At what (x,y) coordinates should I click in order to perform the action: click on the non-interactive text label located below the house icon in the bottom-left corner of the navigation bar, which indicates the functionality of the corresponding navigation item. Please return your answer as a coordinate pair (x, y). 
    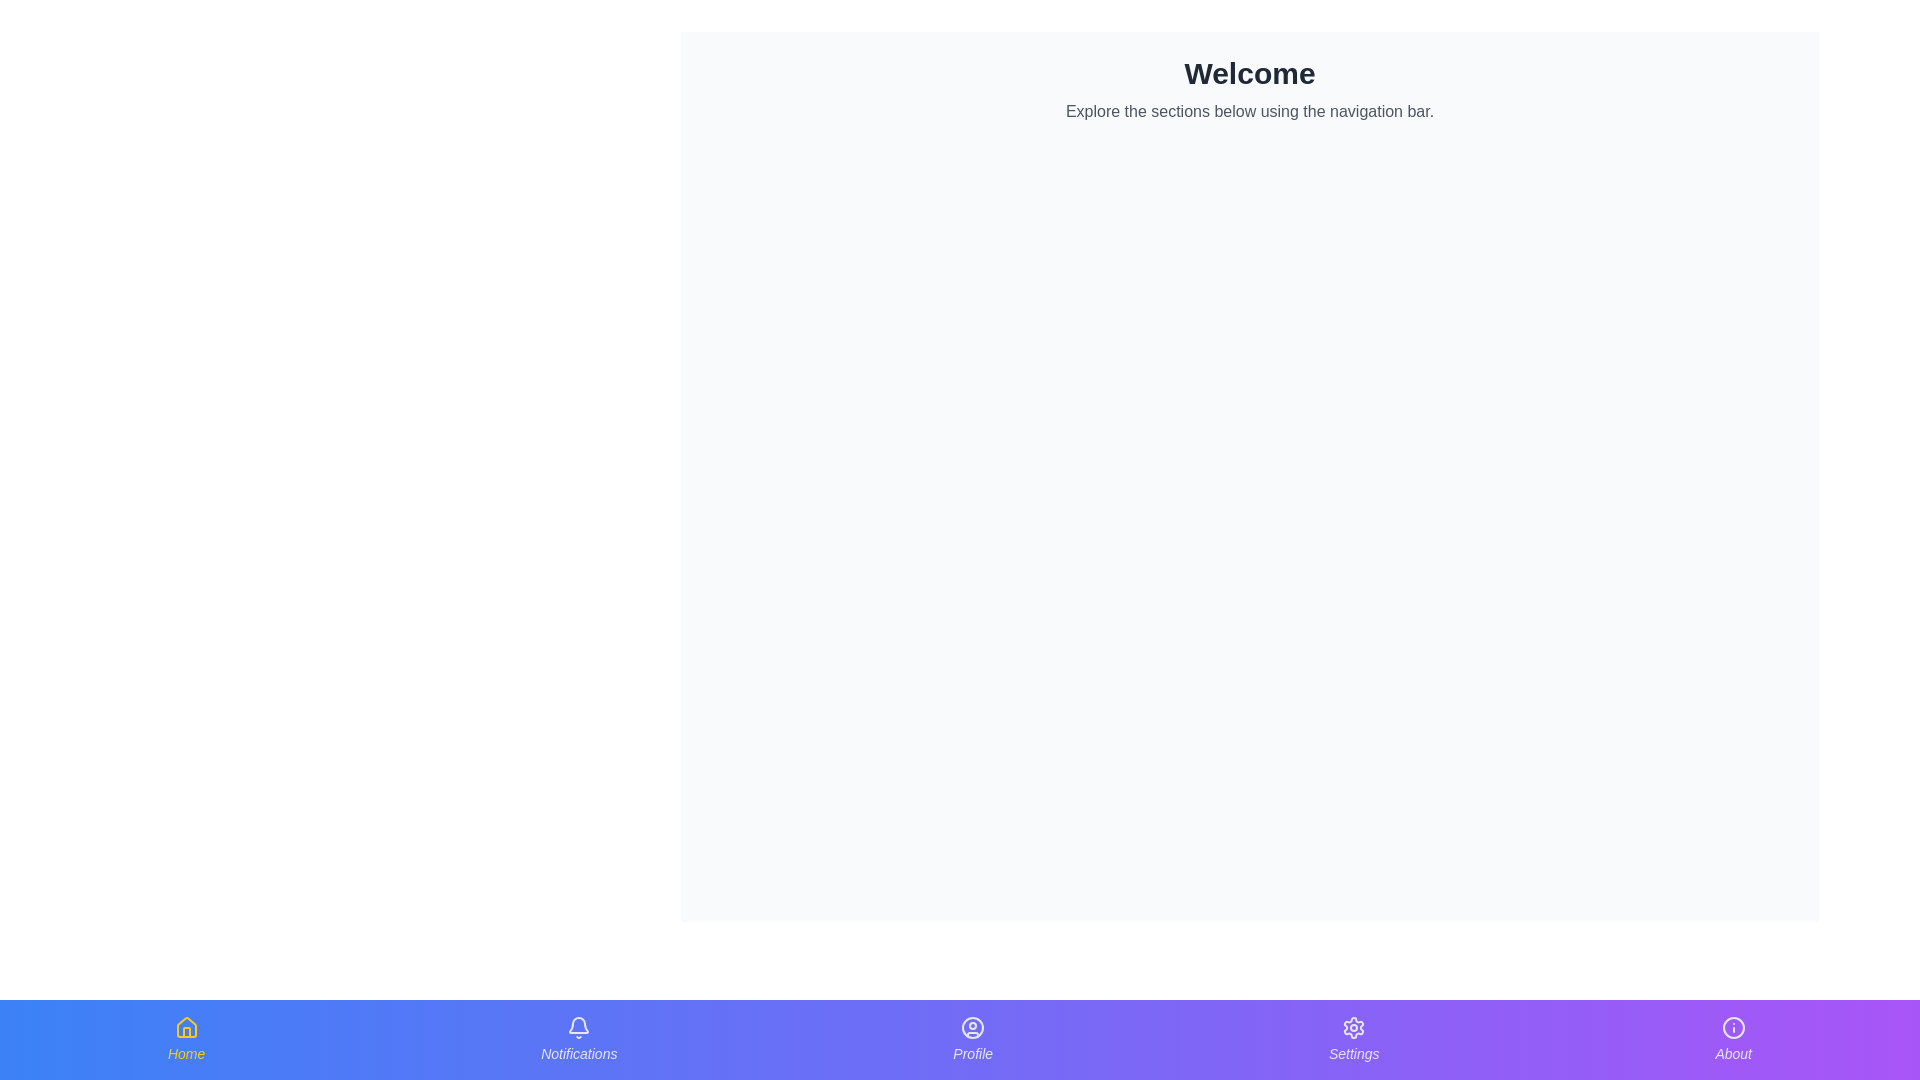
    Looking at the image, I should click on (186, 1052).